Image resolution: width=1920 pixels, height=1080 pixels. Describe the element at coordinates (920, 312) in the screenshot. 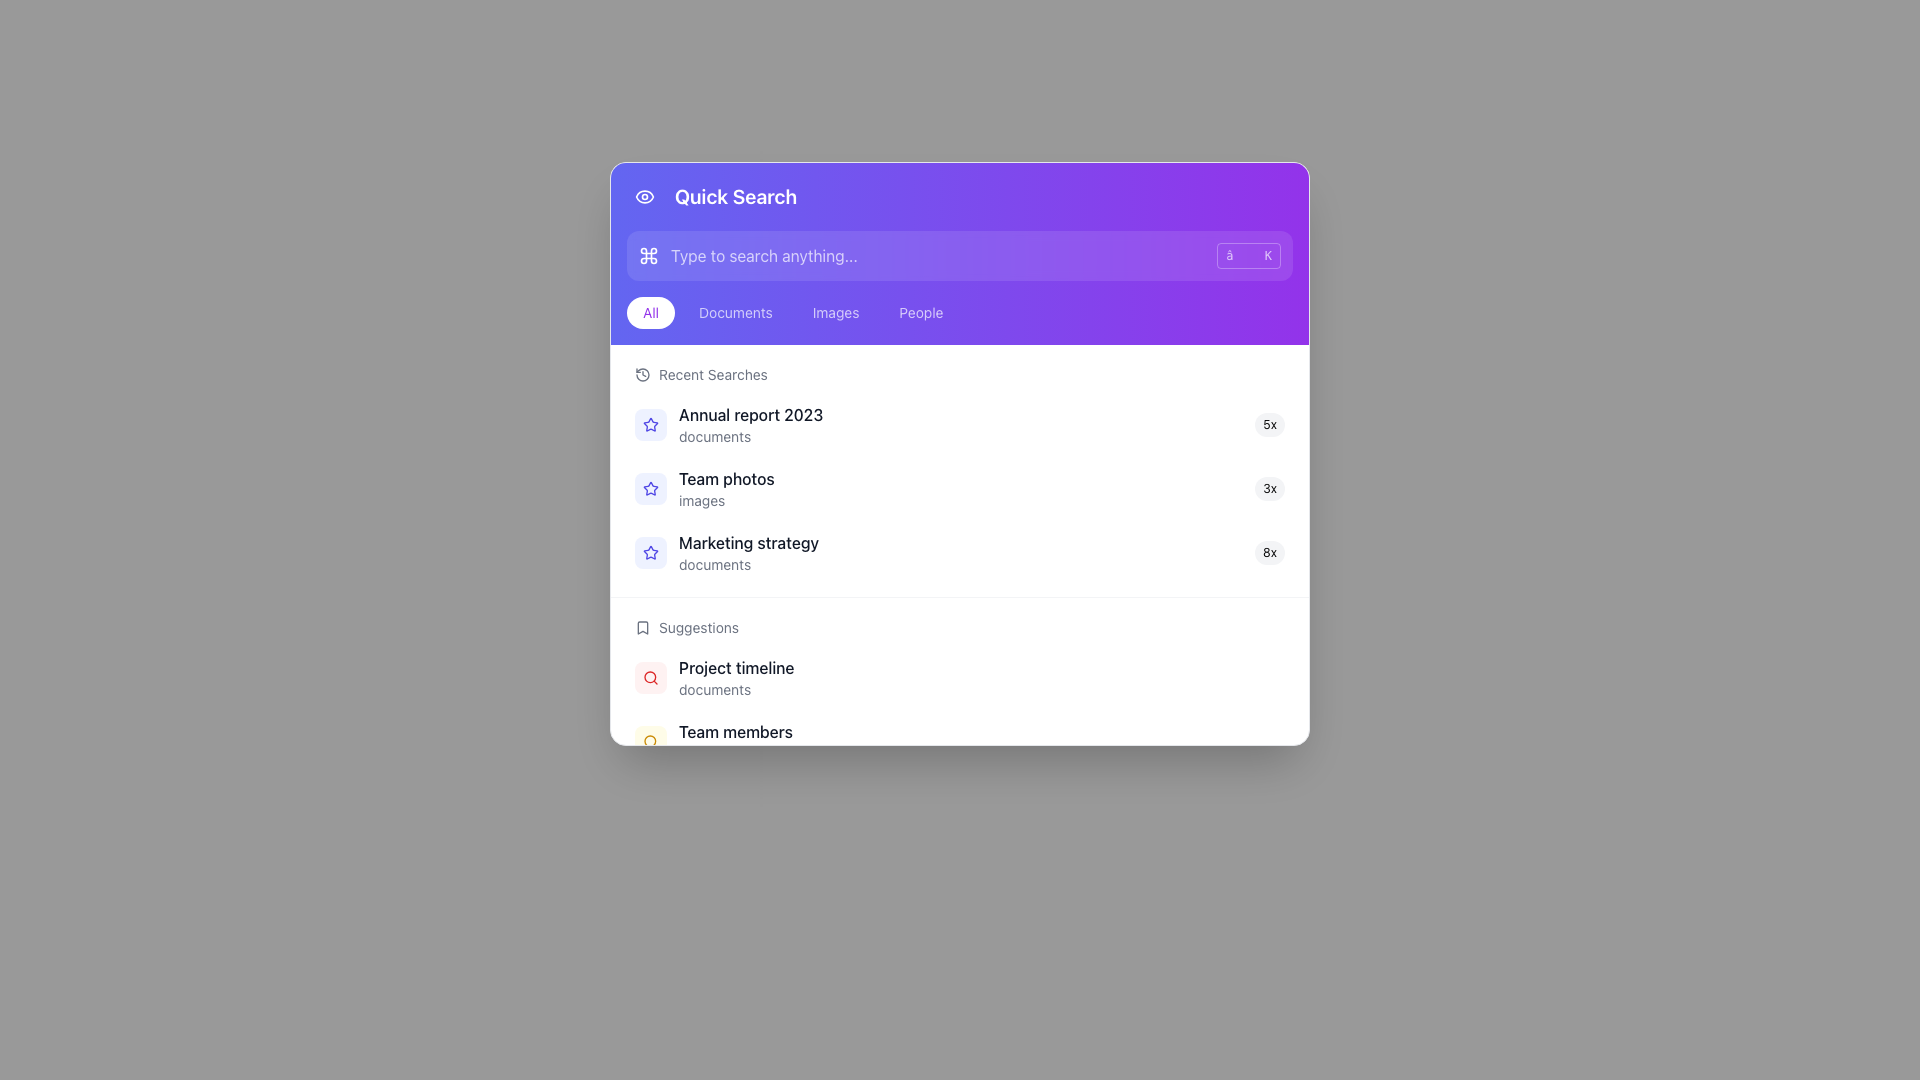

I see `the horizontally elongated purple button with rounded edges labeled 'People'` at that location.